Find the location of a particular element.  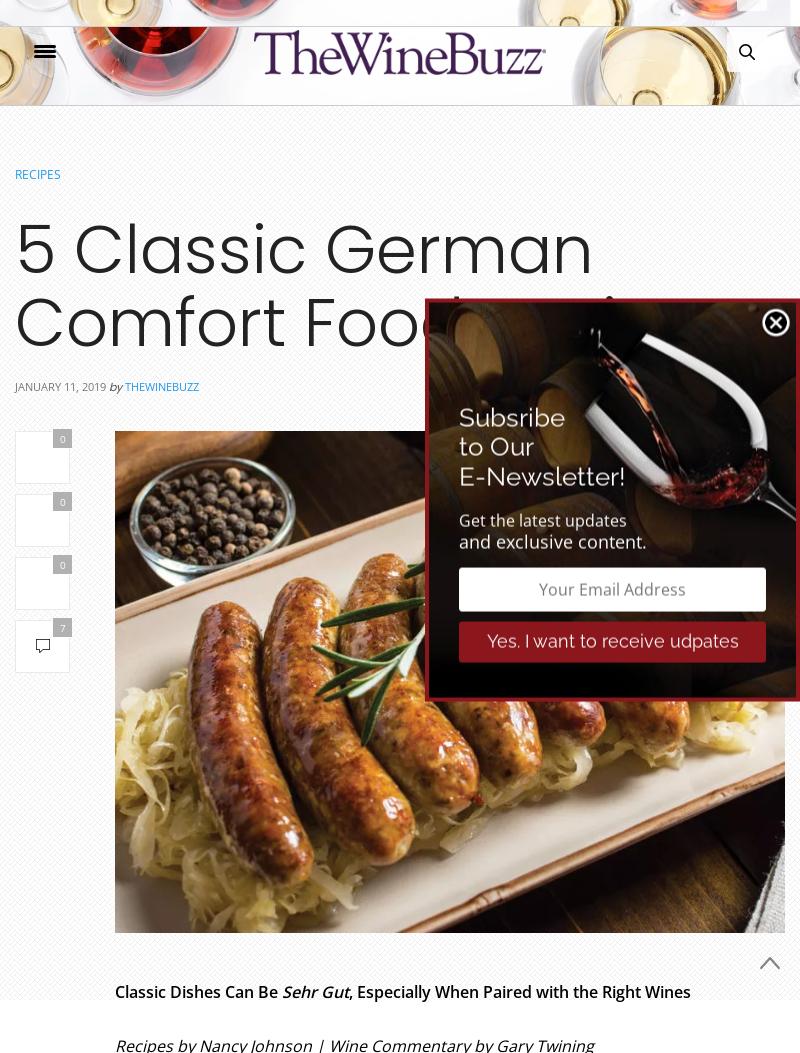

'thewinebuzz' is located at coordinates (162, 386).